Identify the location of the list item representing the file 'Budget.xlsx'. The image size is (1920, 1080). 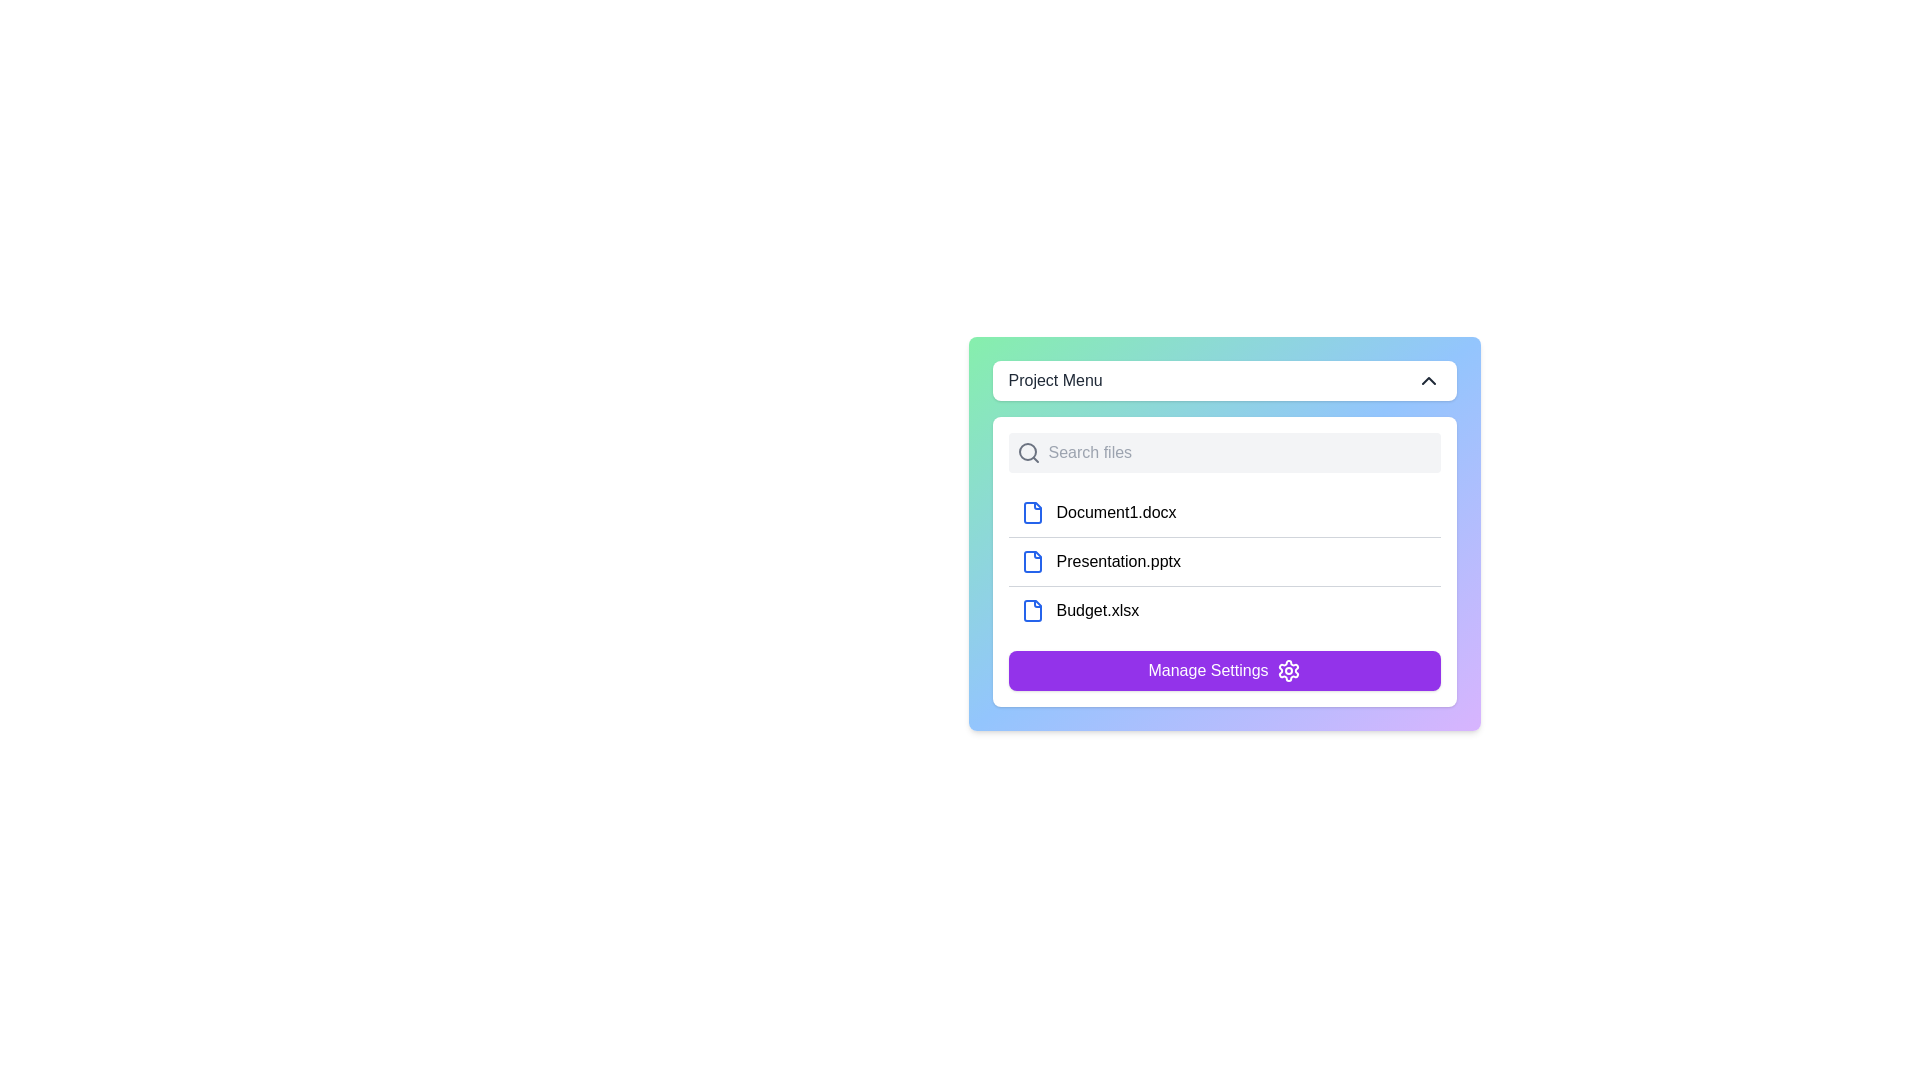
(1223, 609).